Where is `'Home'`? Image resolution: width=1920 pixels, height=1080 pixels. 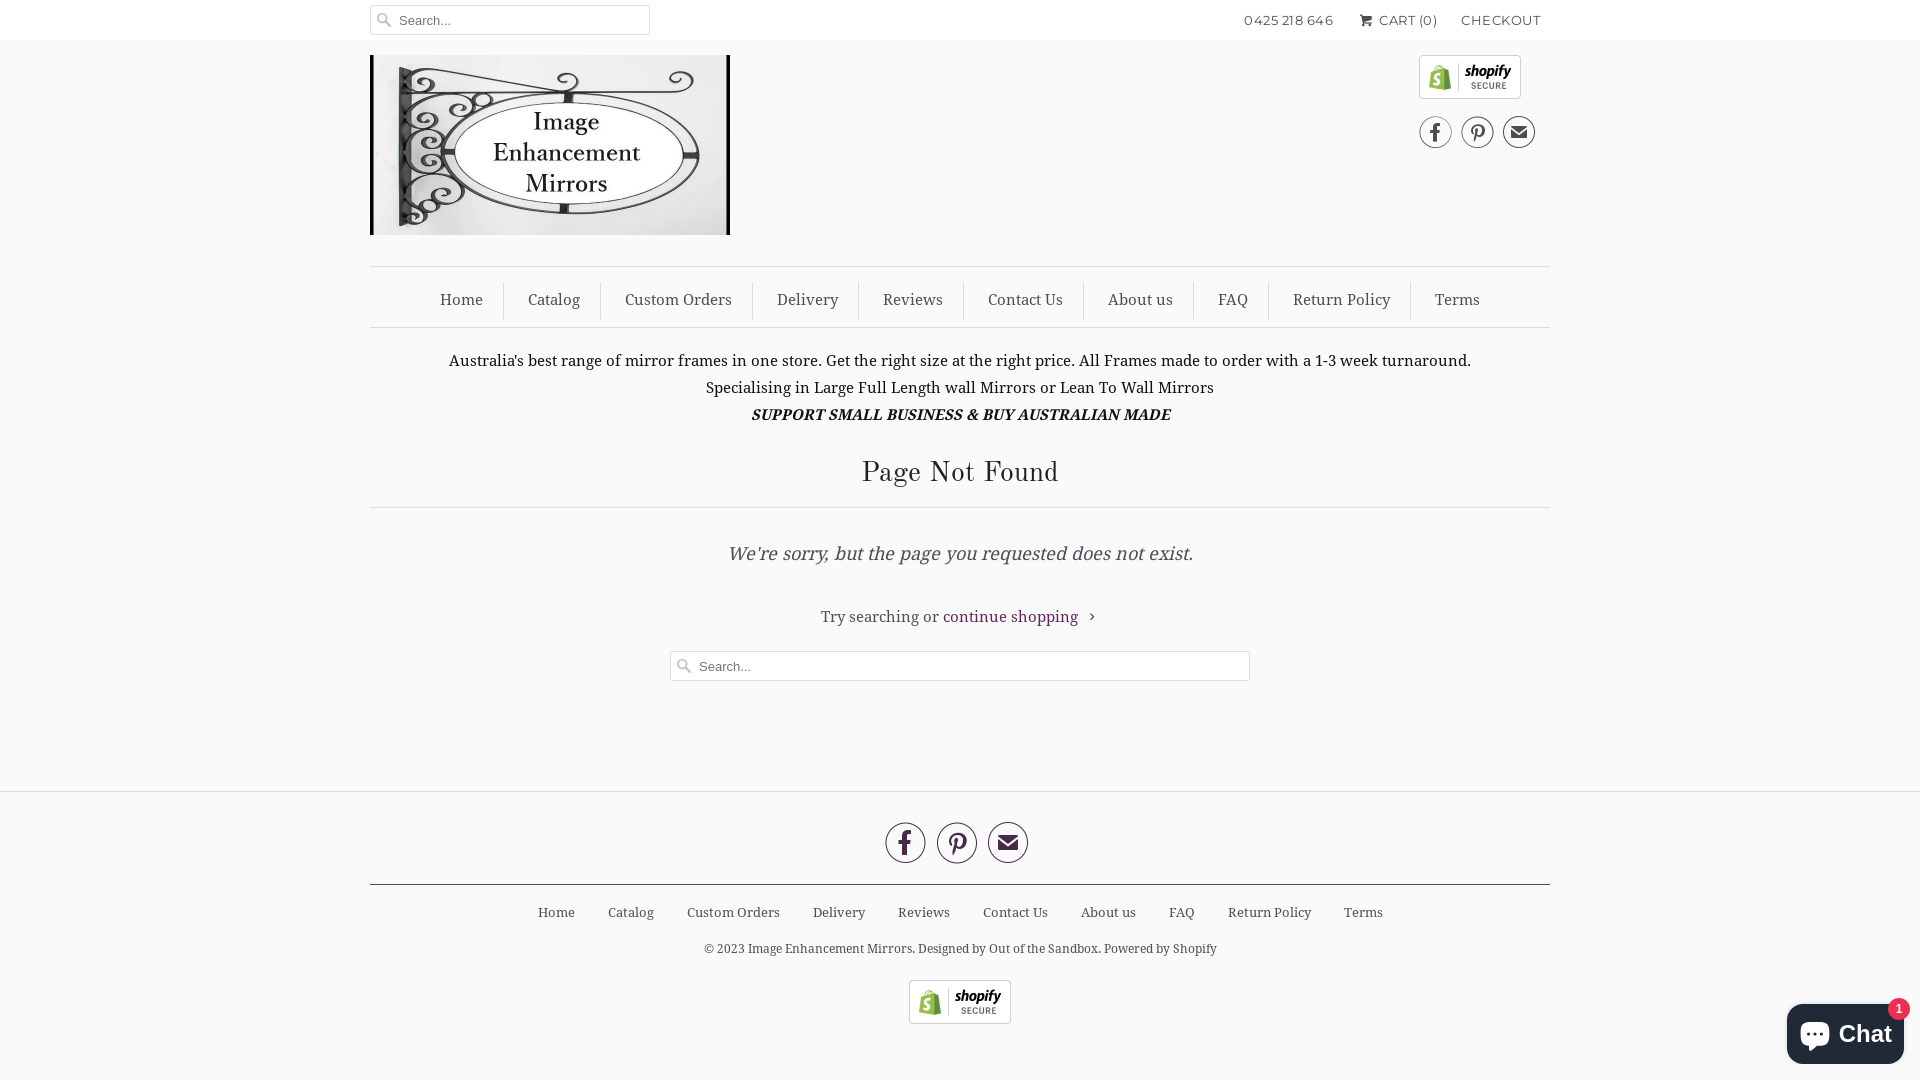
'Home' is located at coordinates (439, 300).